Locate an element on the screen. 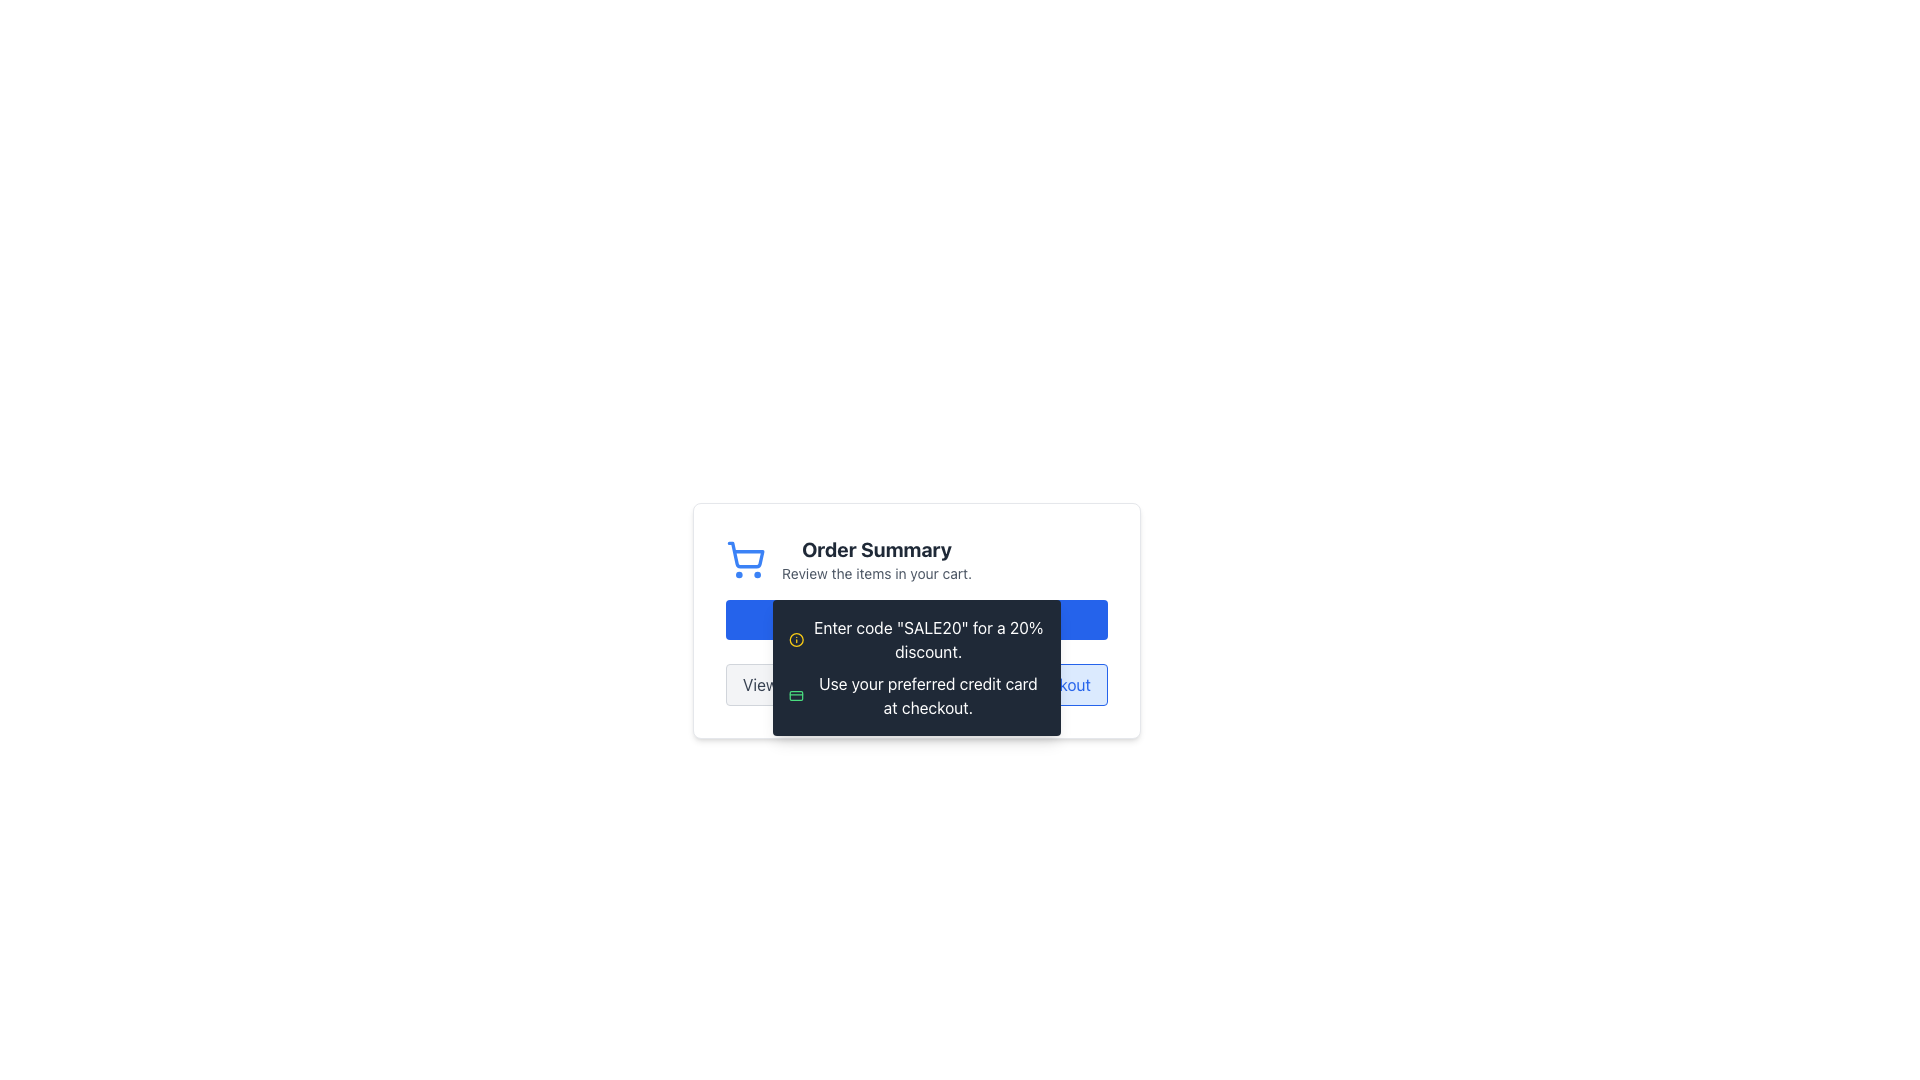 The height and width of the screenshot is (1080, 1920). the circular graphical component that serves as part of the information symbol icon located at the beginning of the tooltip explaining a discount code is located at coordinates (795, 640).